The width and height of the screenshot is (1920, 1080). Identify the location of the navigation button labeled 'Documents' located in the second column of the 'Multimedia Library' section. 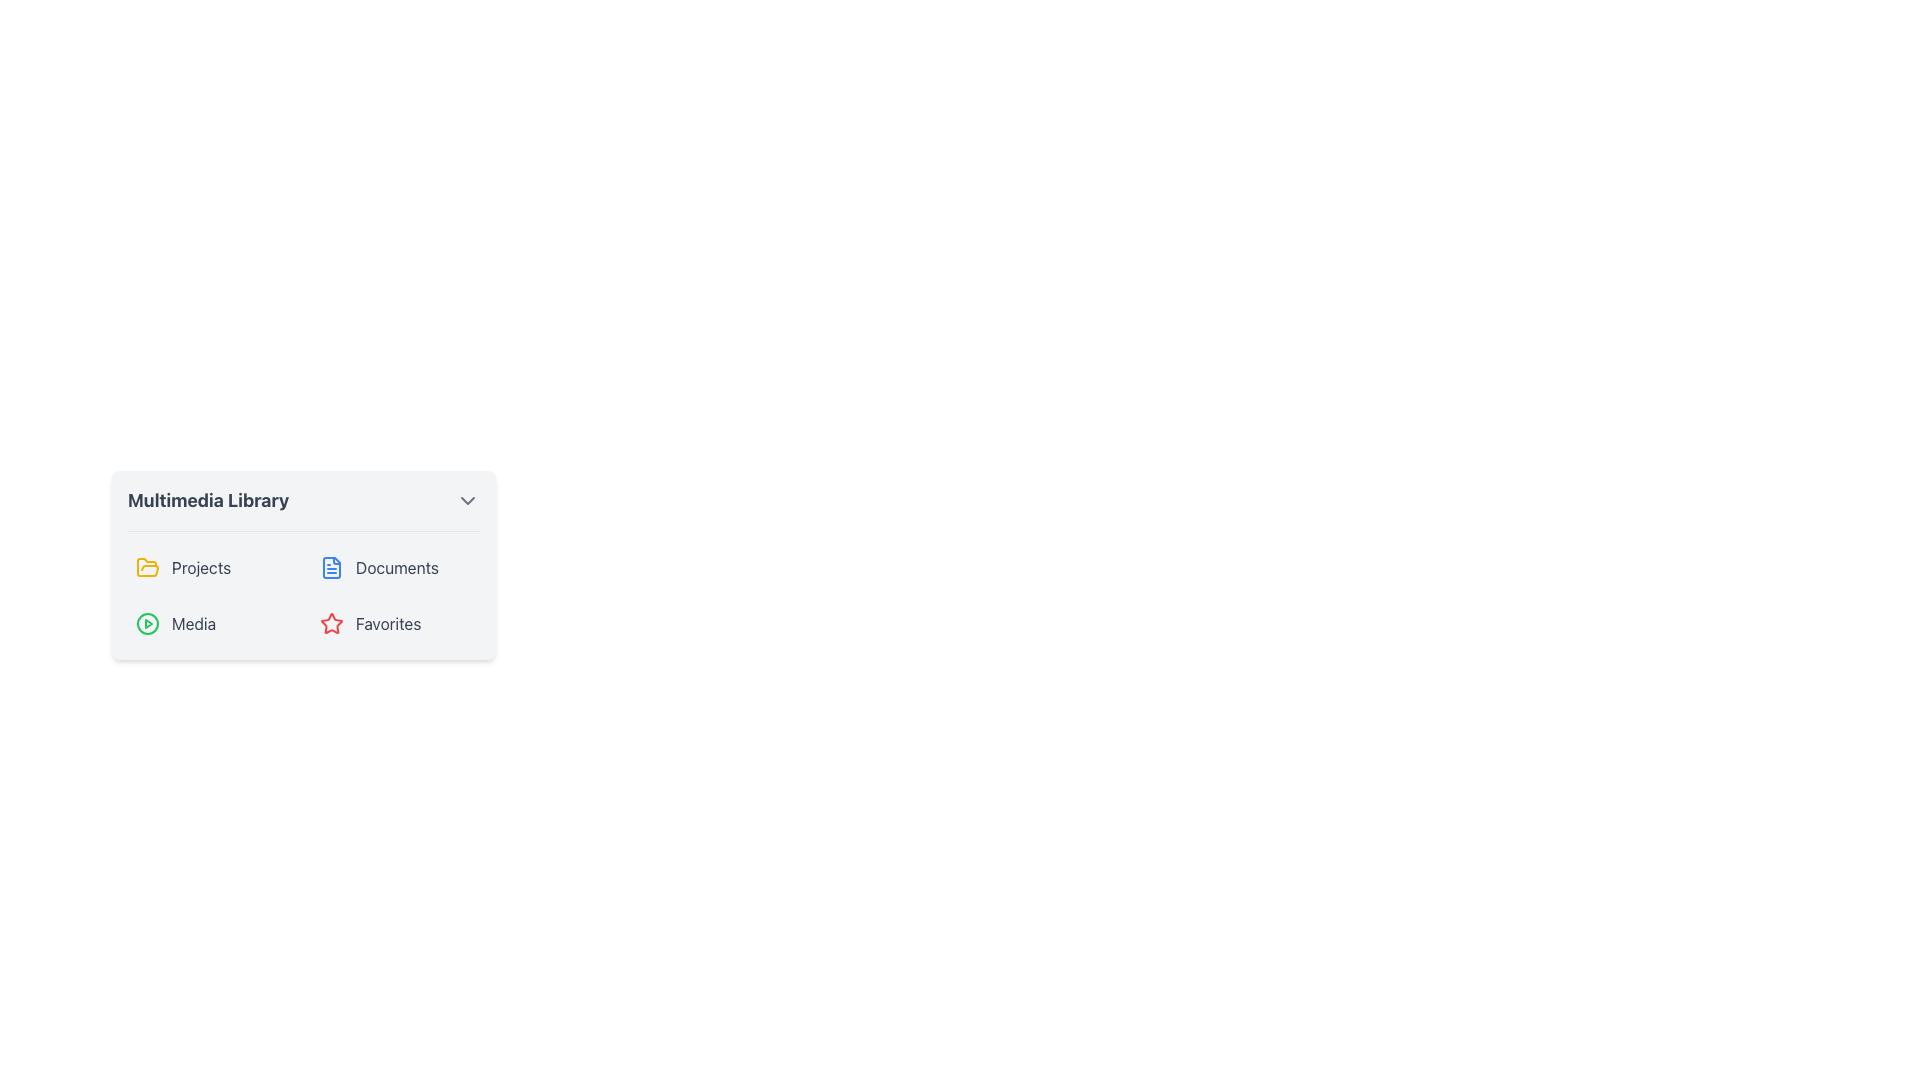
(395, 567).